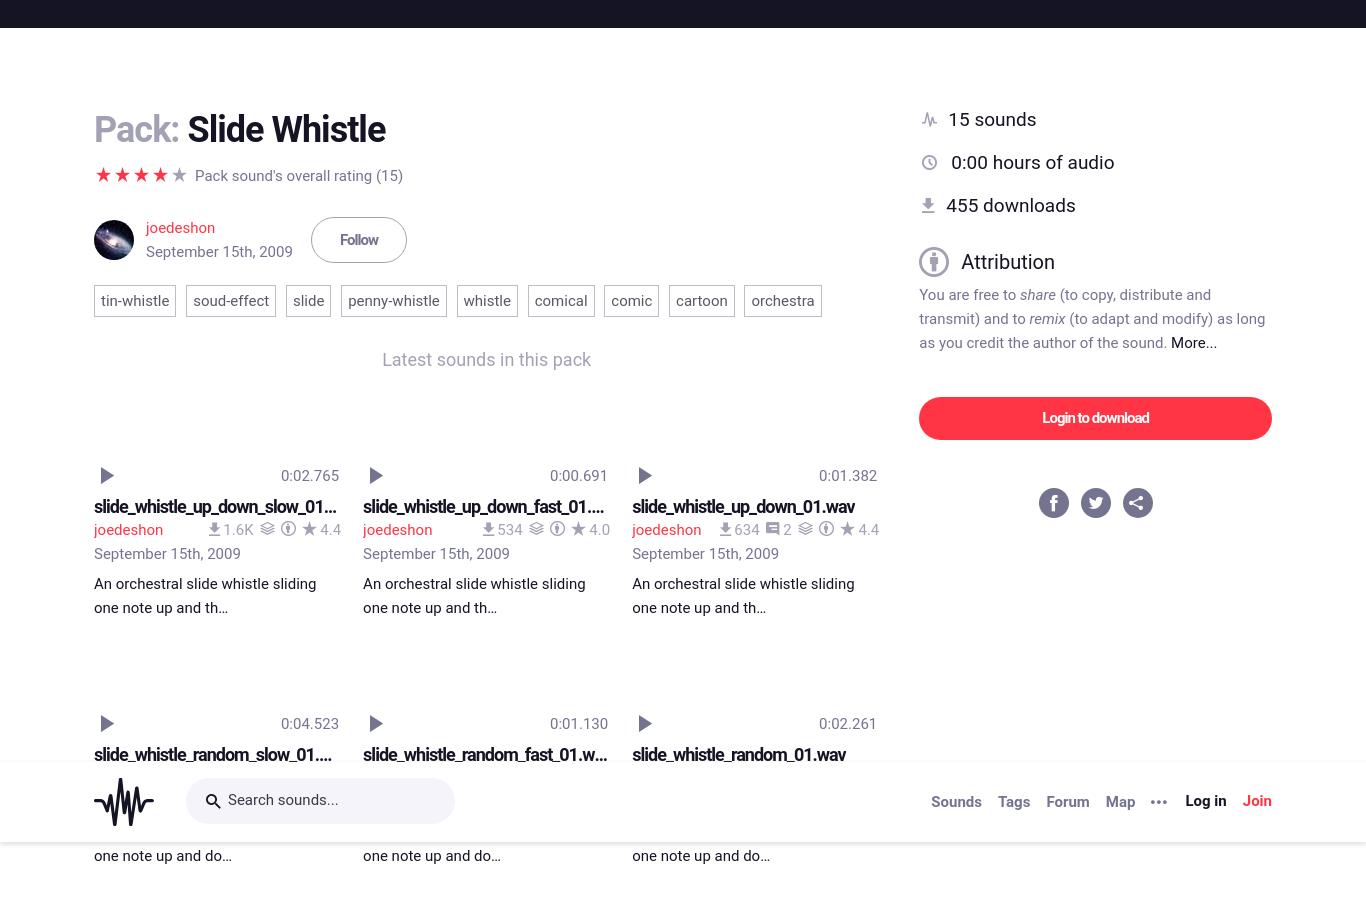 Image resolution: width=1366 pixels, height=897 pixels. What do you see at coordinates (549, 458) in the screenshot?
I see `'0:00.703'` at bounding box center [549, 458].